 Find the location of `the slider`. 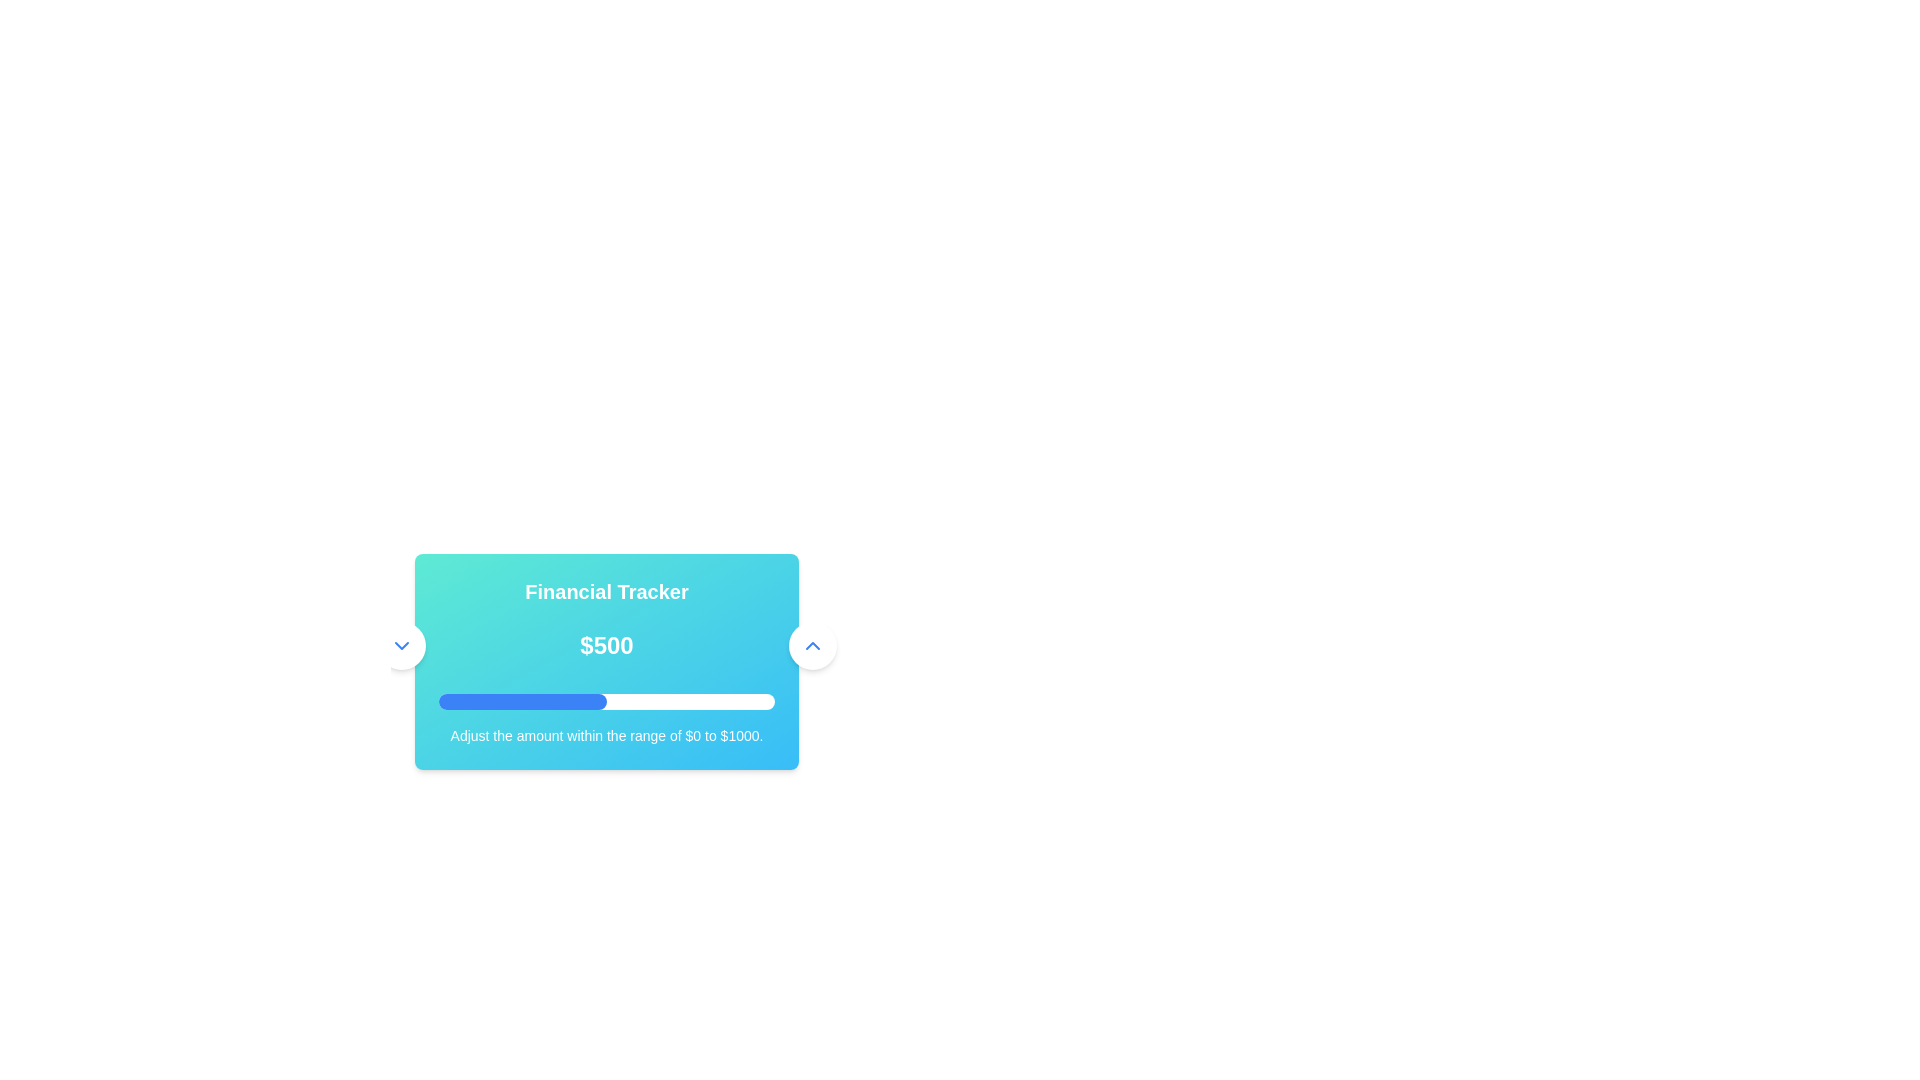

the slider is located at coordinates (562, 701).